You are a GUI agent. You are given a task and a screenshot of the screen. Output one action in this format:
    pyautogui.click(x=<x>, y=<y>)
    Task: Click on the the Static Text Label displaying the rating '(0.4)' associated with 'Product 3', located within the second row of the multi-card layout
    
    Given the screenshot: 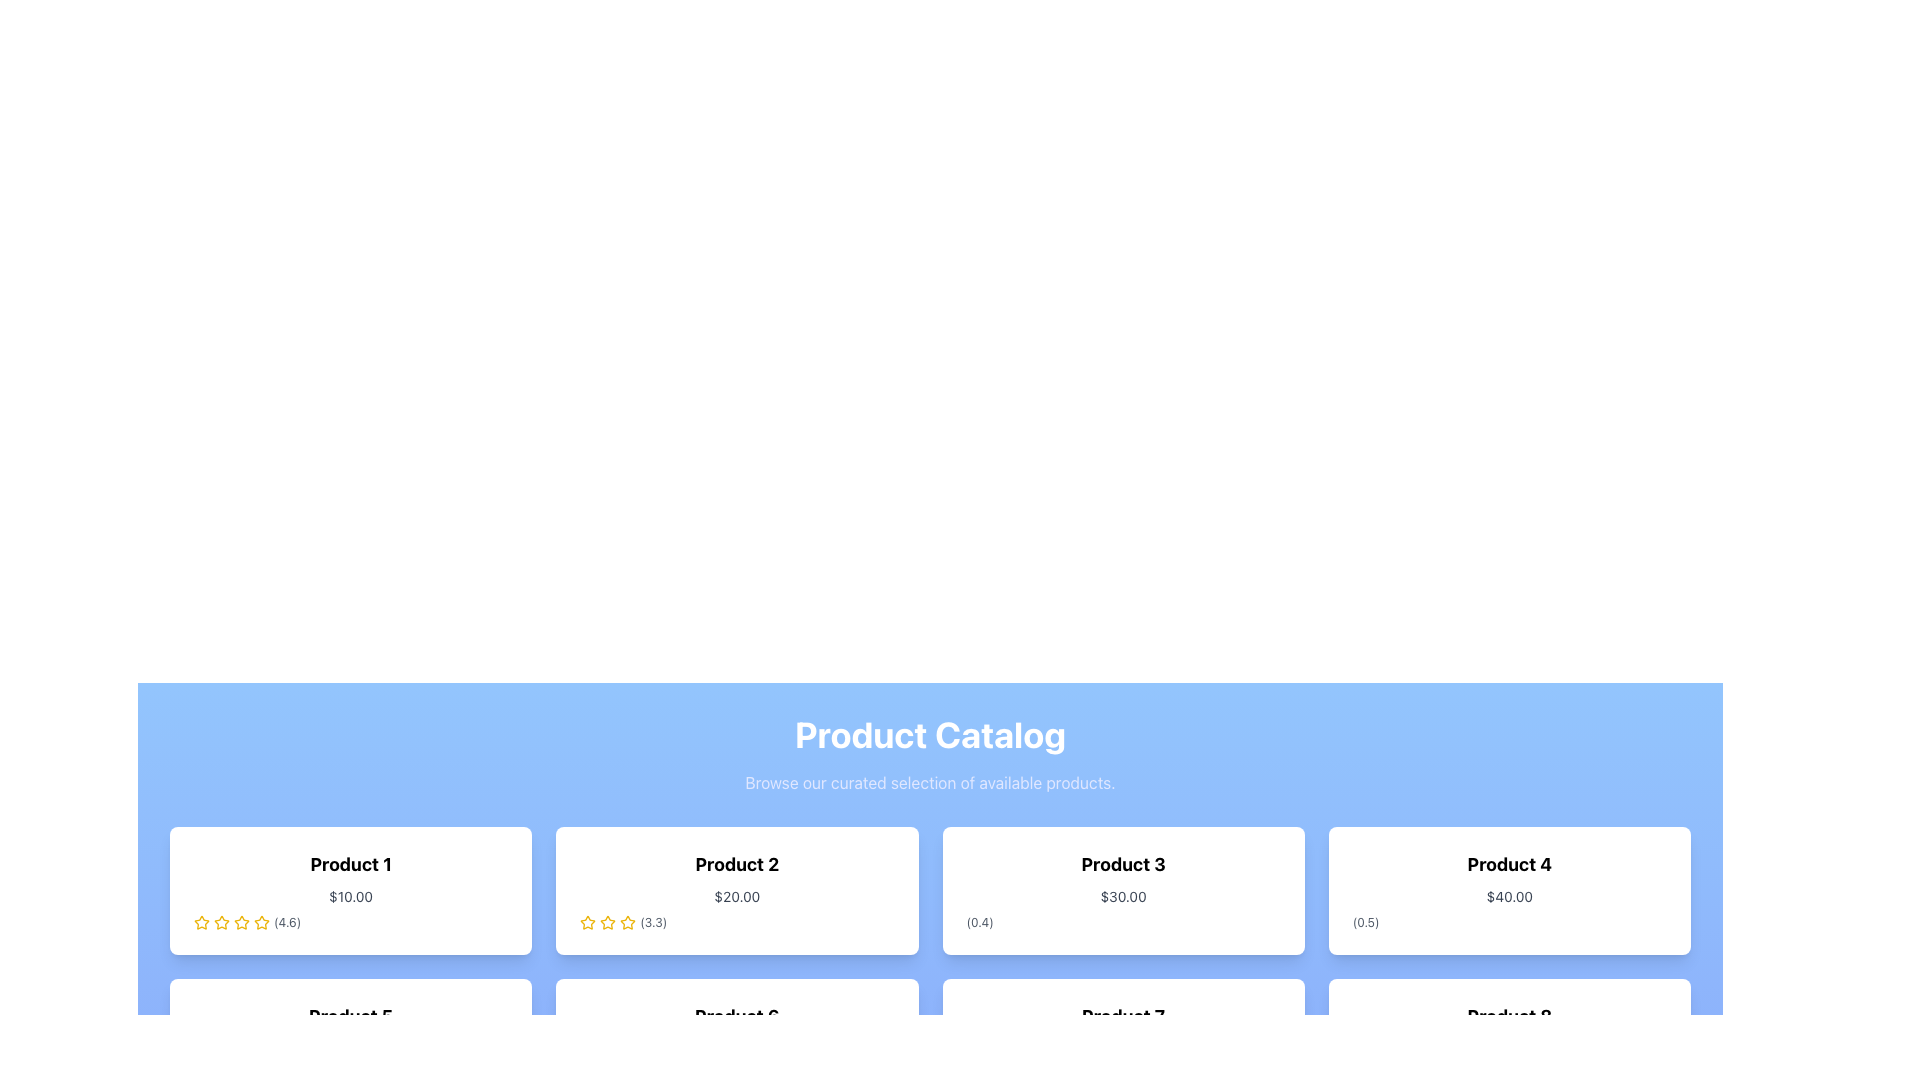 What is the action you would take?
    pyautogui.click(x=980, y=922)
    